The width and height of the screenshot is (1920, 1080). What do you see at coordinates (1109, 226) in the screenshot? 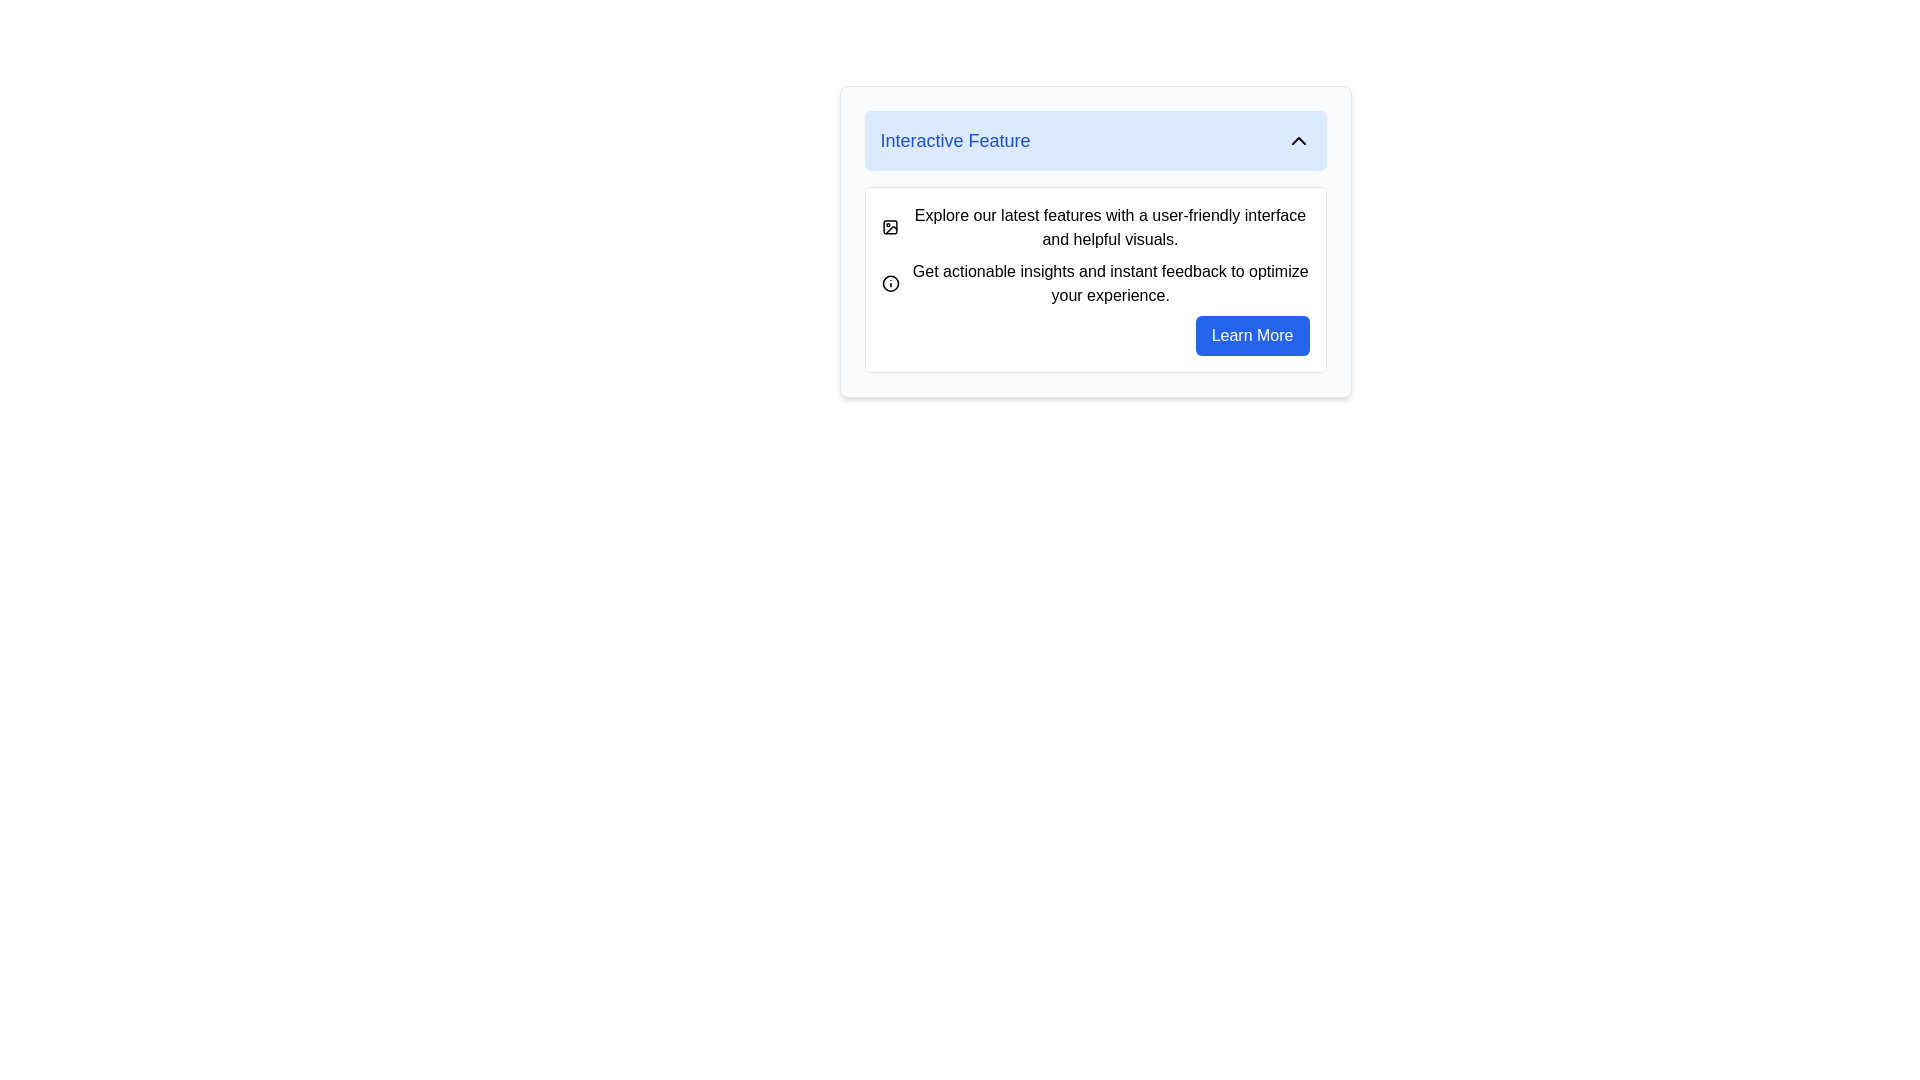
I see `the text block displaying the sentence 'Explore our latest features with a user-friendly interface and helpful visuals.' located in the 'Interactive Feature' section` at bounding box center [1109, 226].